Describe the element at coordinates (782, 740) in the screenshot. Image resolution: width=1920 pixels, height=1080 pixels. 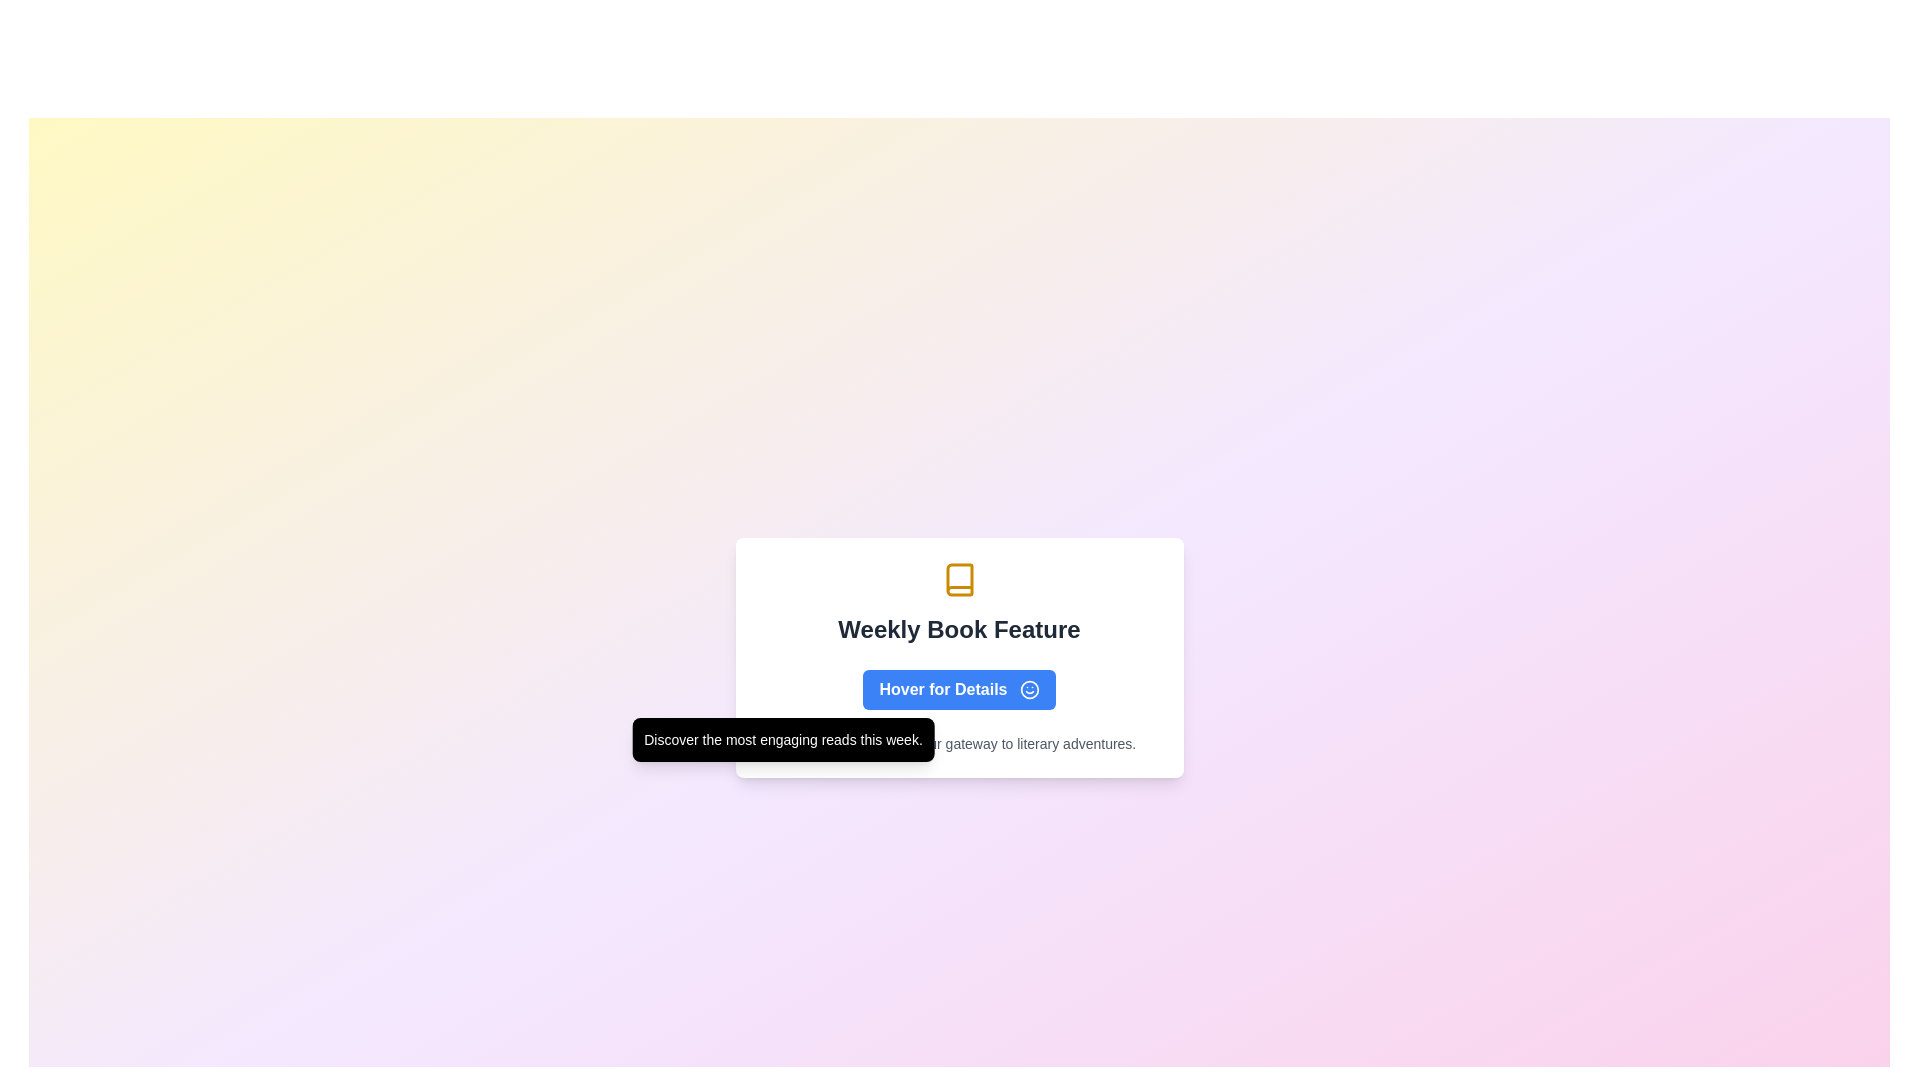
I see `the Text Label that provides supplementary information below the 'Hover for Details' button, centrally aligned within the black rectangular background of the floating card` at that location.